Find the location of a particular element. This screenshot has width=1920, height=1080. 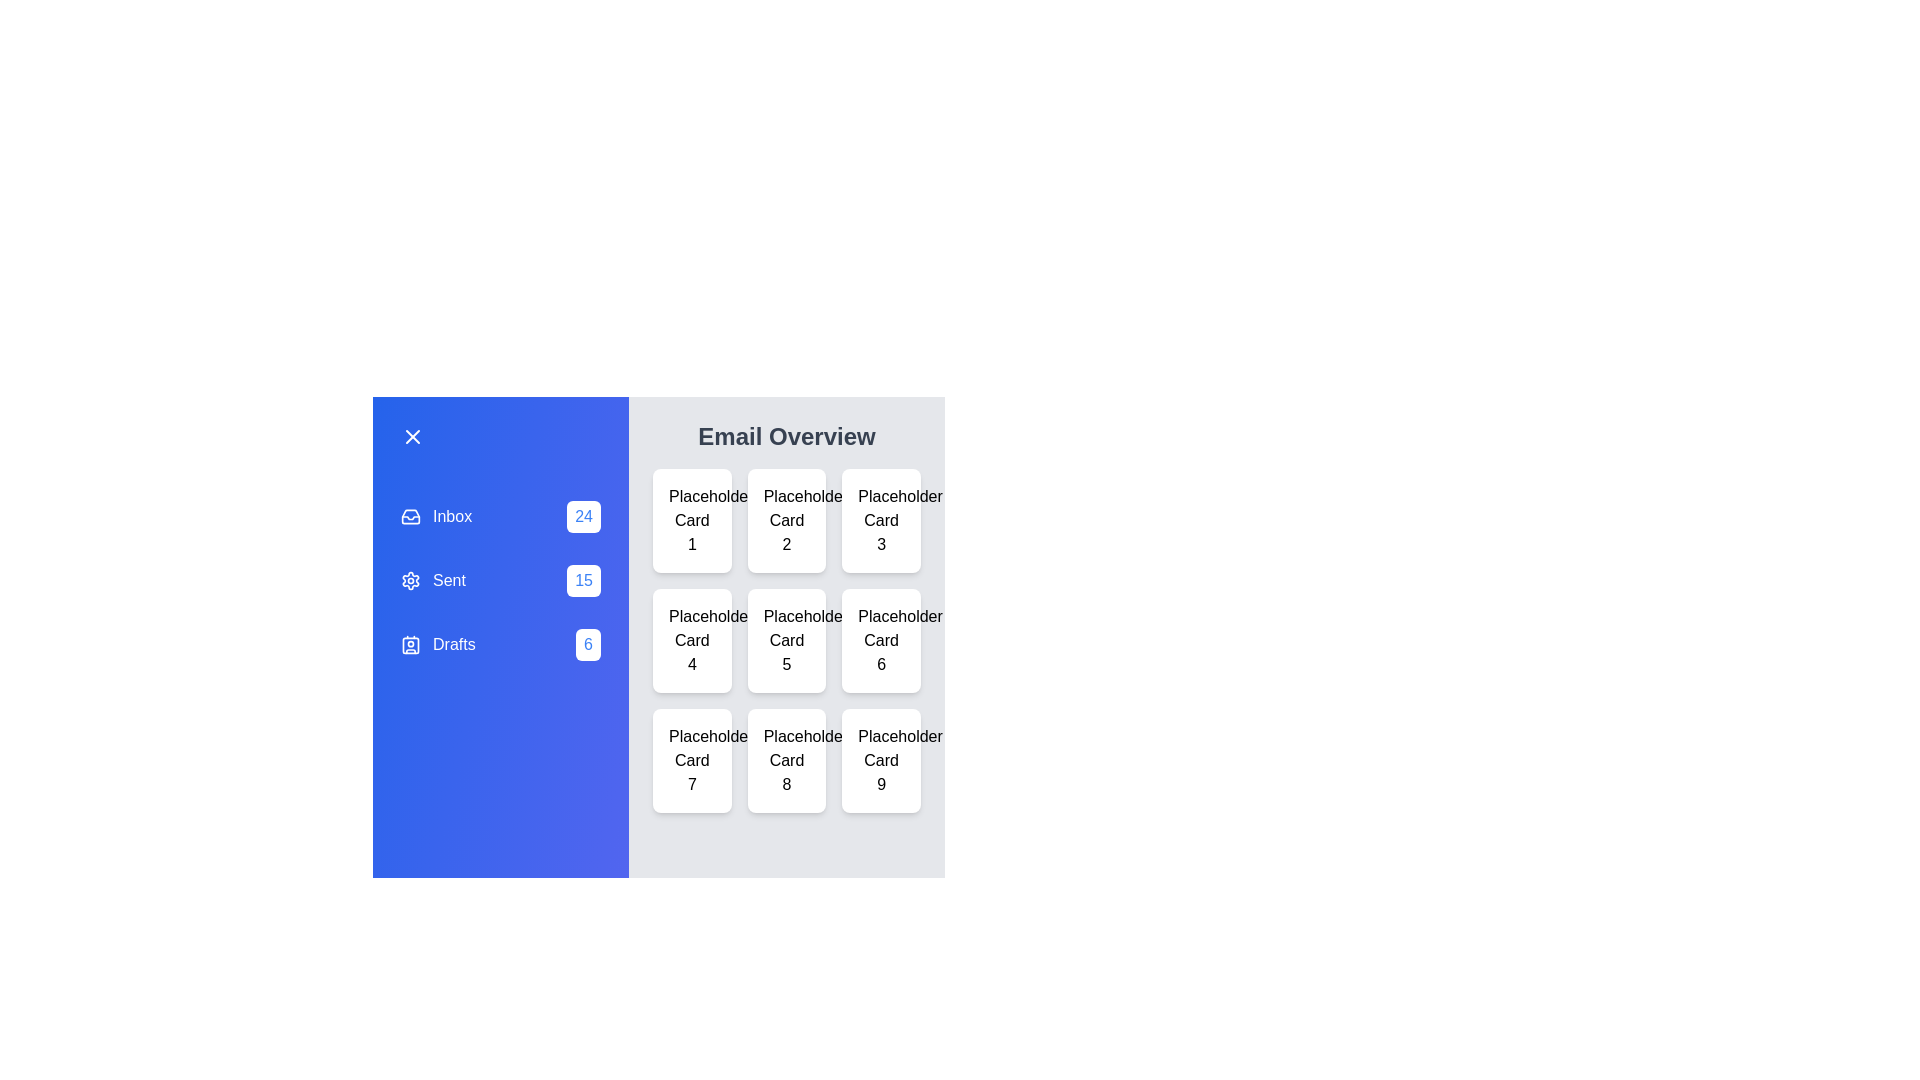

the folder labeled Sent to select it is located at coordinates (500, 581).